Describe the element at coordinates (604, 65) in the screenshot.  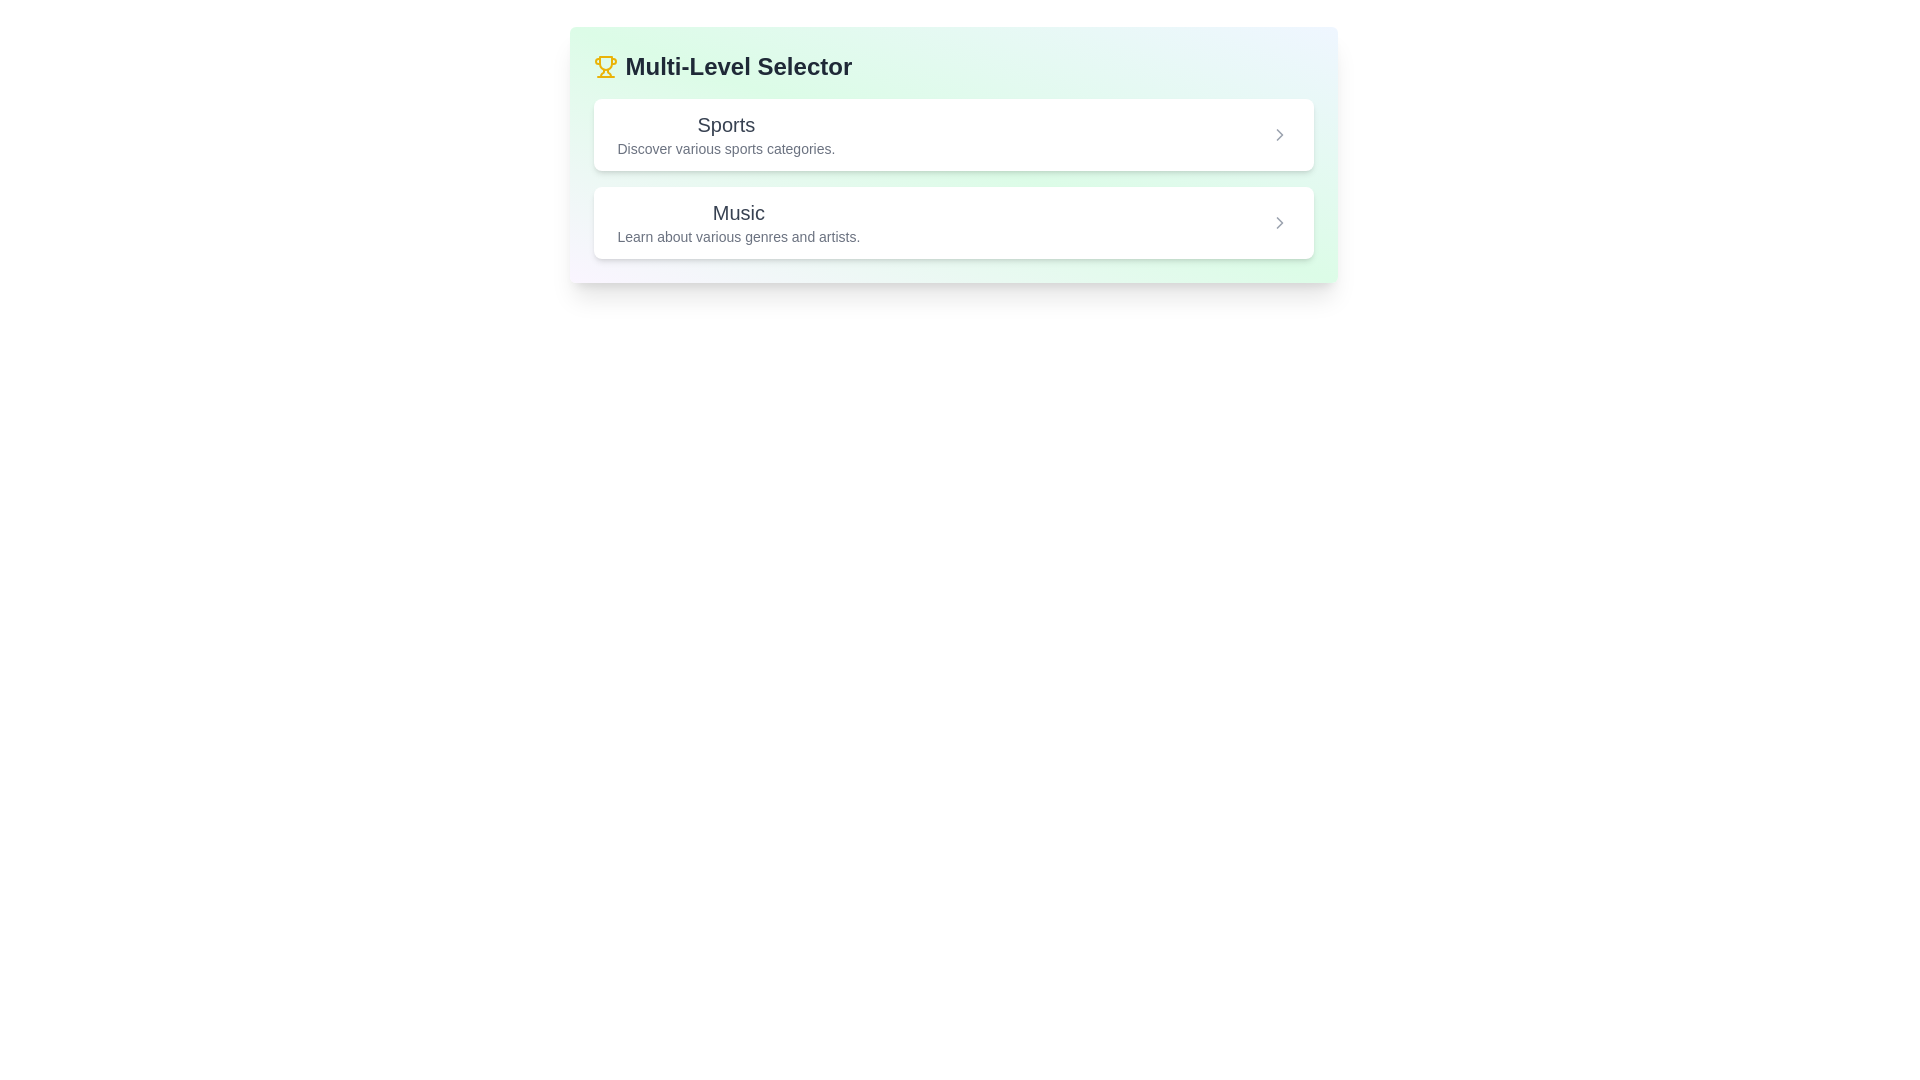
I see `the yellow trophy icon located to the immediate left of the title text 'Multi-Level Selector' at the top-left corner of the interface` at that location.